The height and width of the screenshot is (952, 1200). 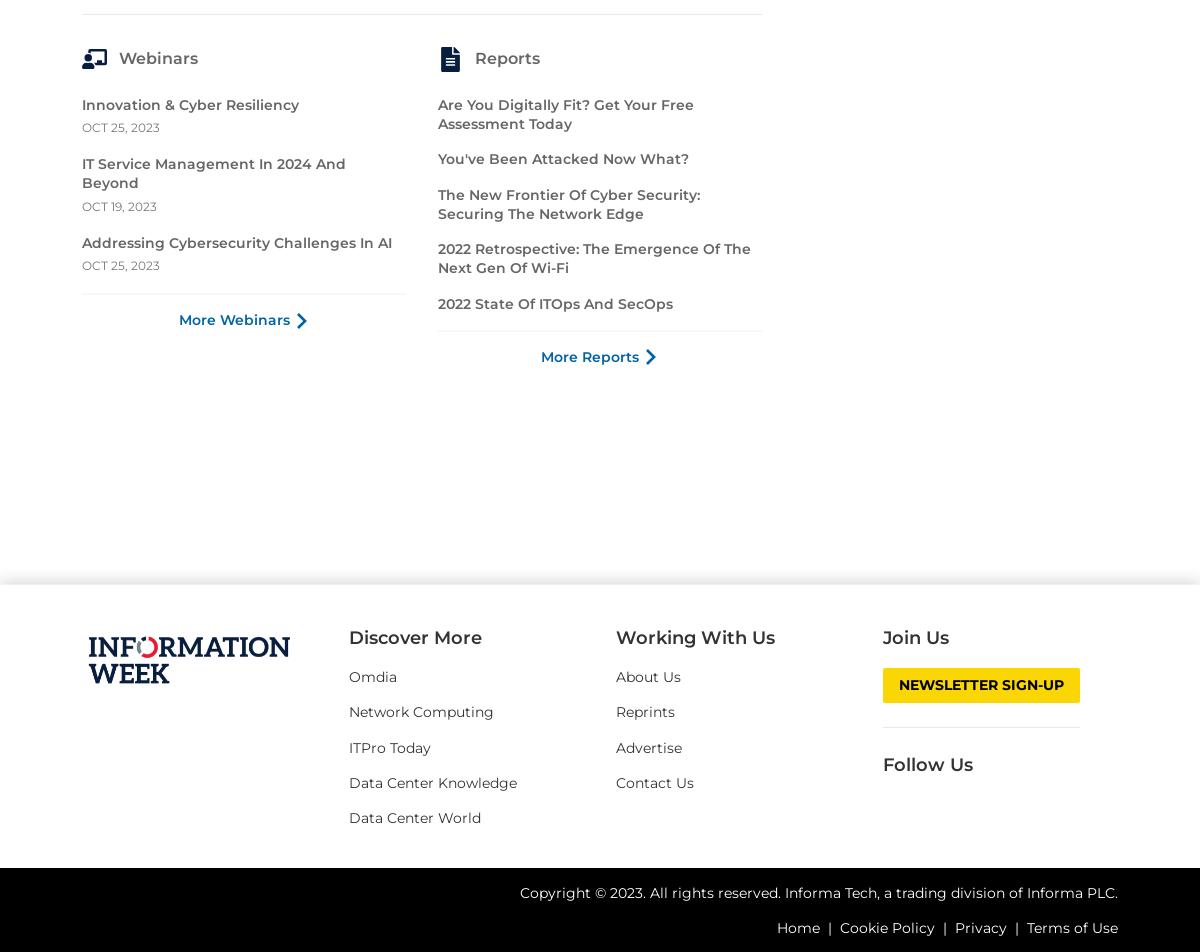 I want to click on '2022 Retrospective: The Emergence of the Next Gen of Wi-Fi', so click(x=593, y=622).